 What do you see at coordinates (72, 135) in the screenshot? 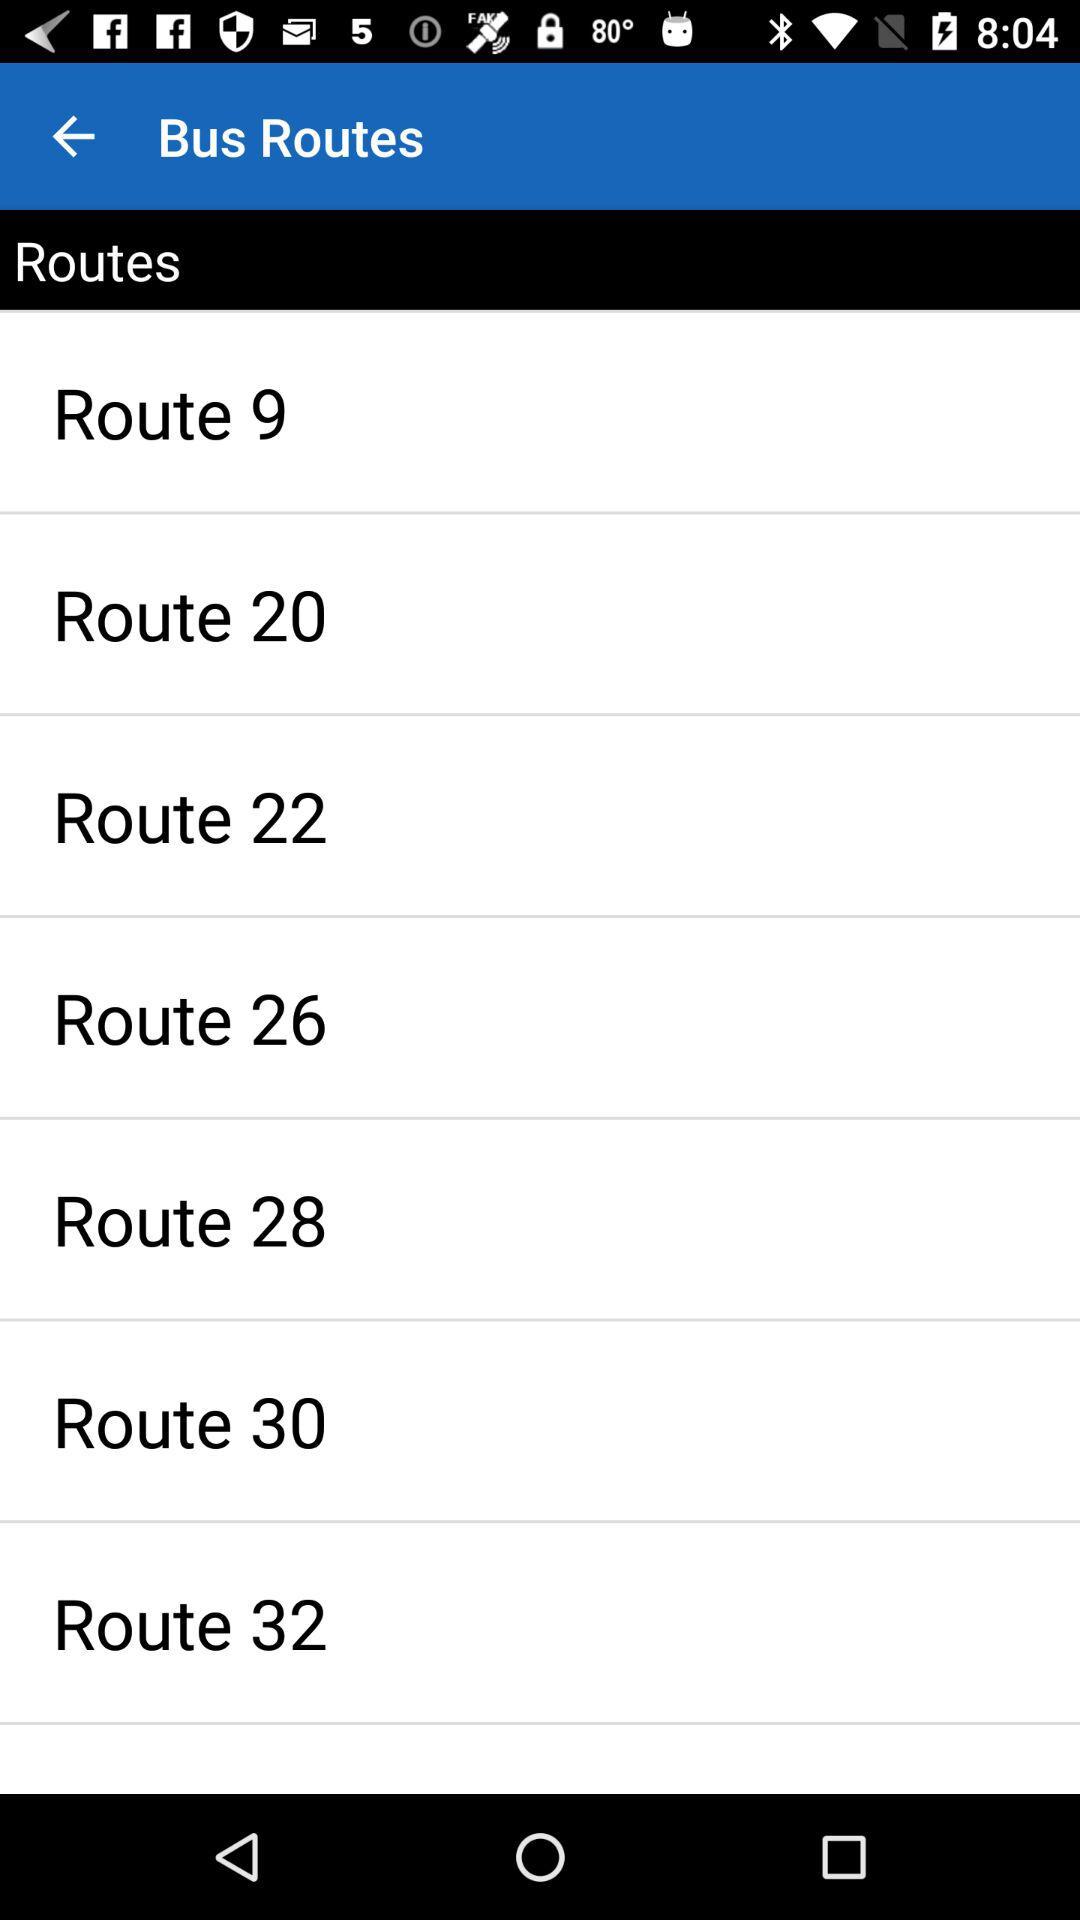
I see `the app next to the bus routes item` at bounding box center [72, 135].